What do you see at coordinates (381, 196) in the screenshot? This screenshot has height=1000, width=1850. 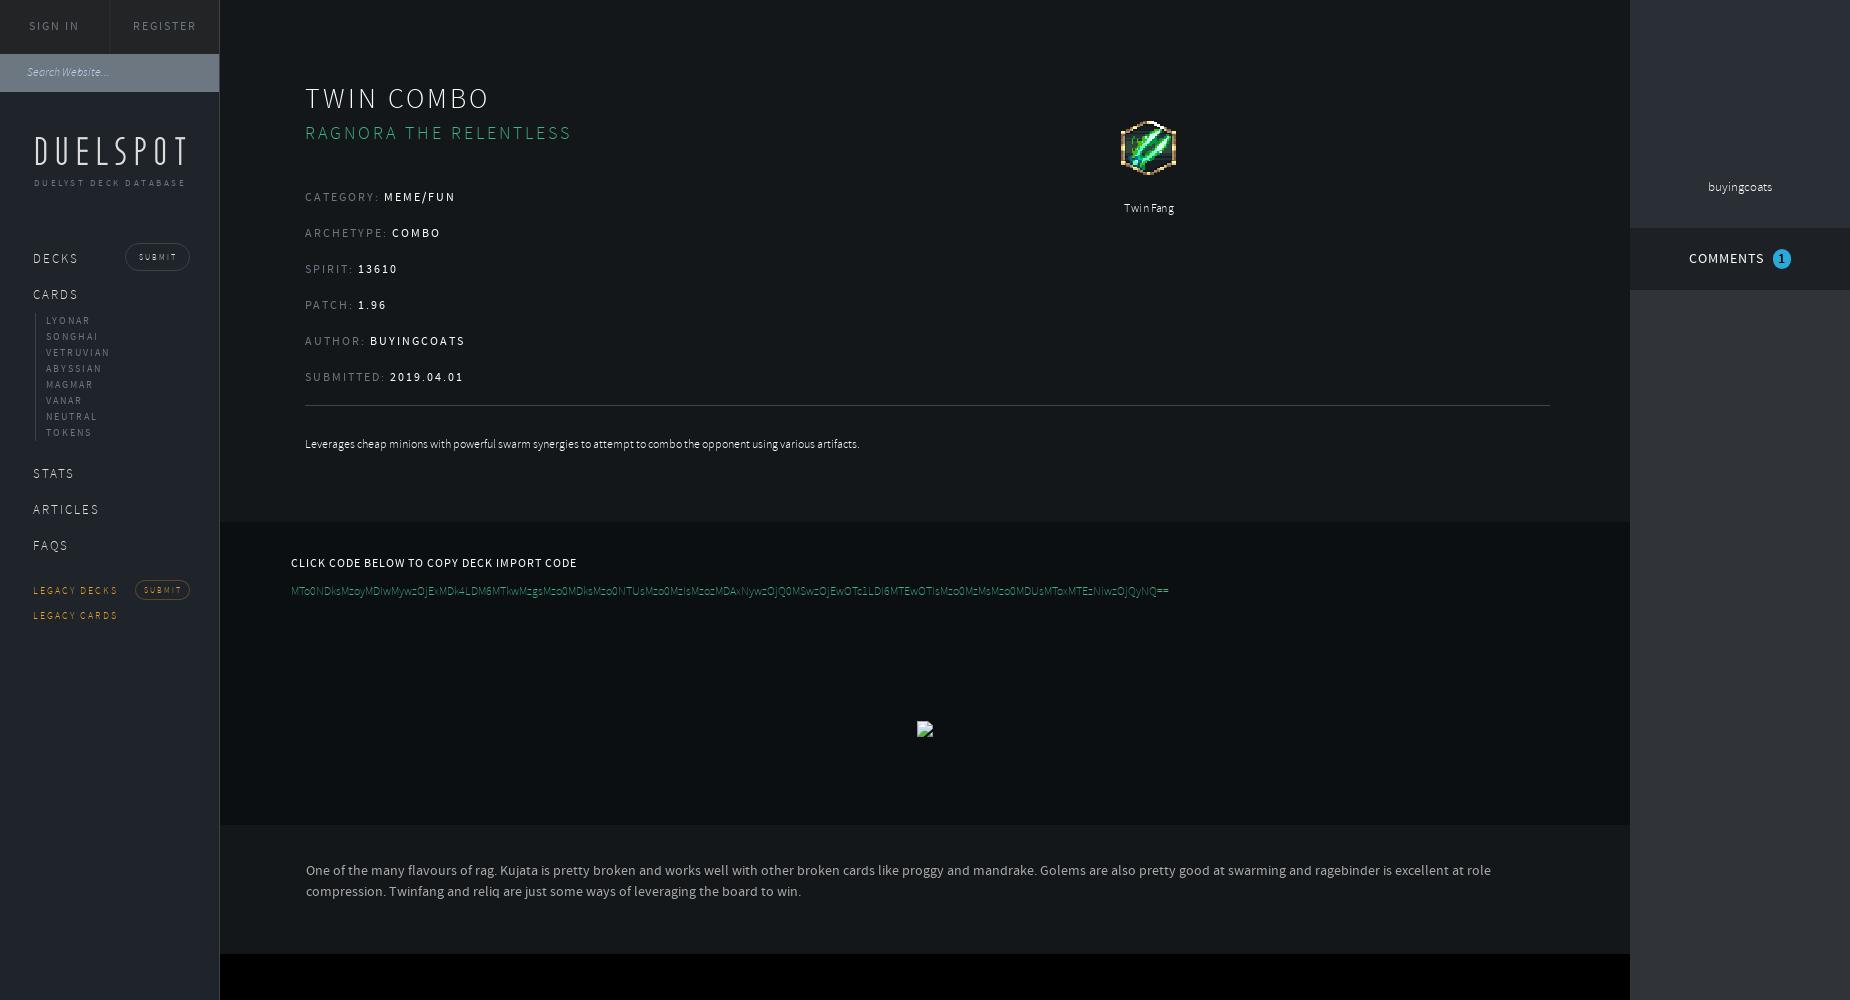 I see `'Meme/Fun'` at bounding box center [381, 196].